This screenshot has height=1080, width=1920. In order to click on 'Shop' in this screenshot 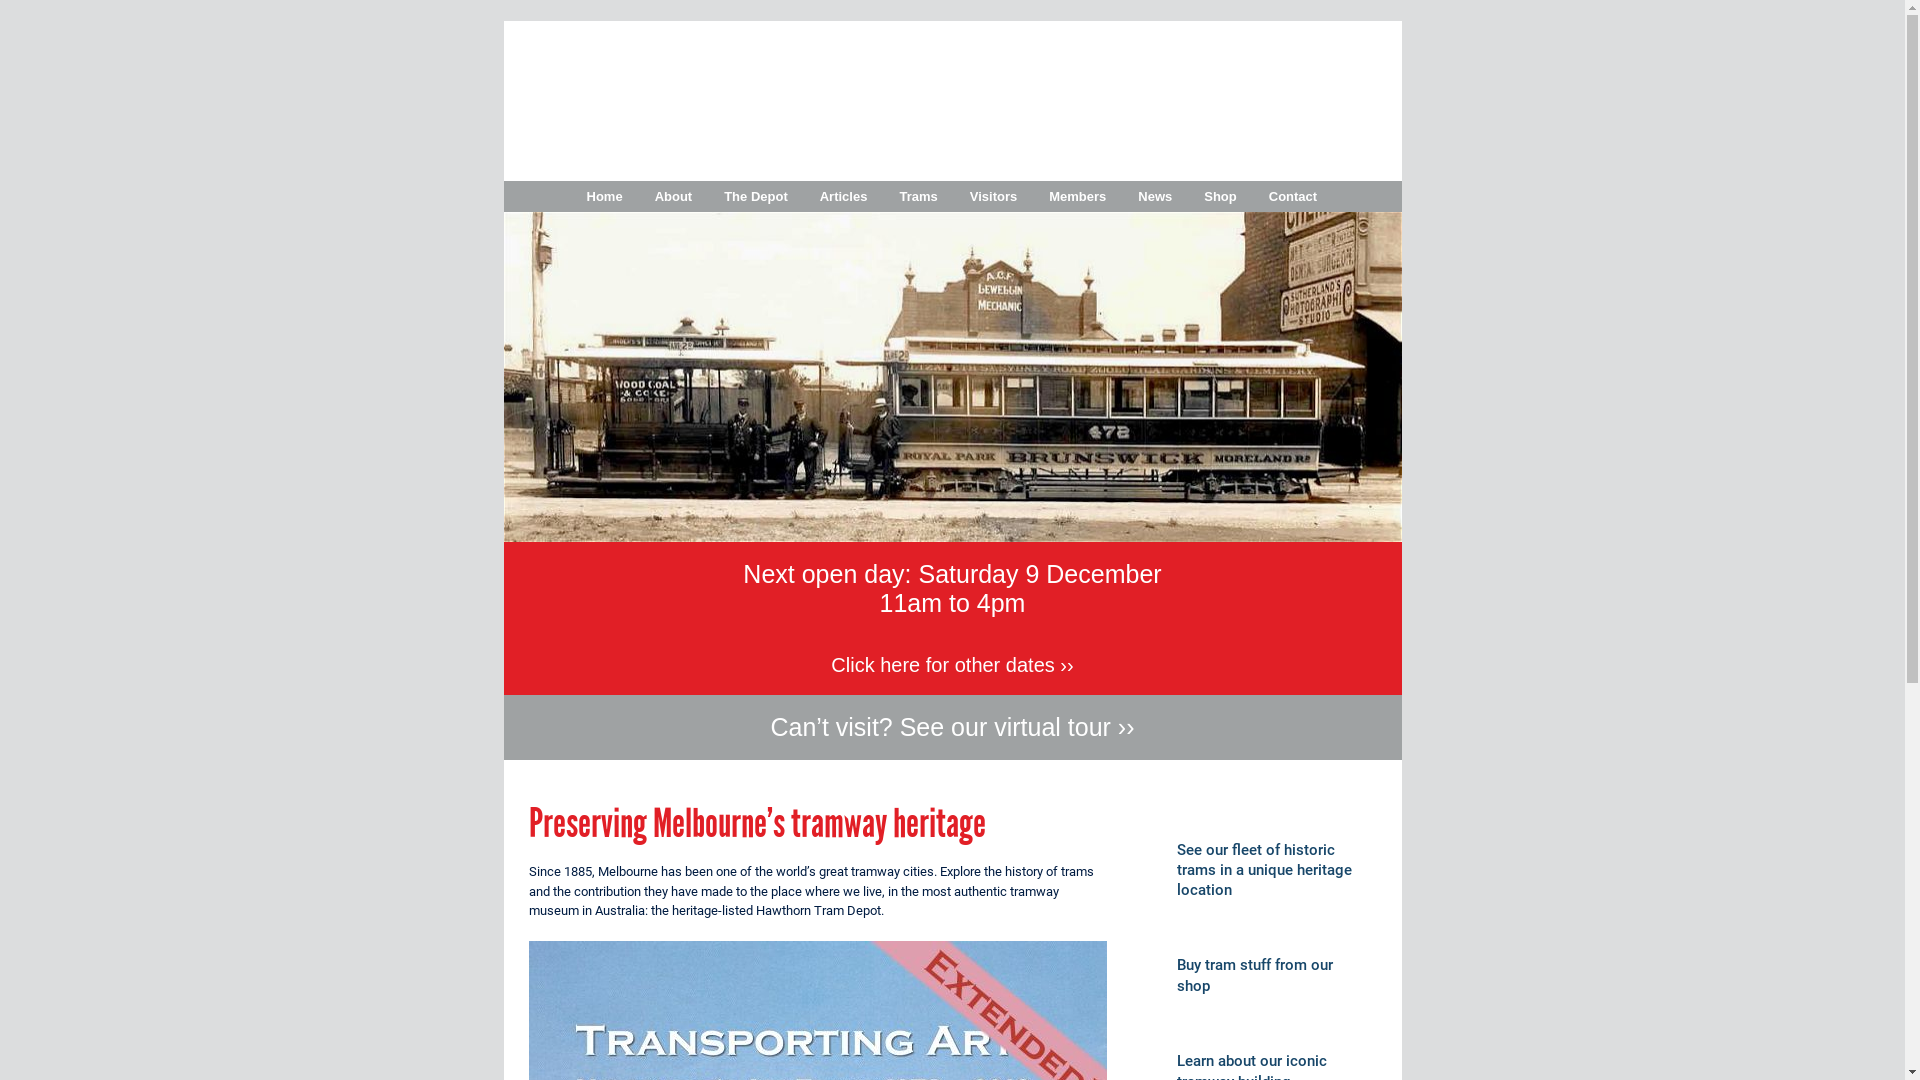, I will do `click(1189, 196)`.